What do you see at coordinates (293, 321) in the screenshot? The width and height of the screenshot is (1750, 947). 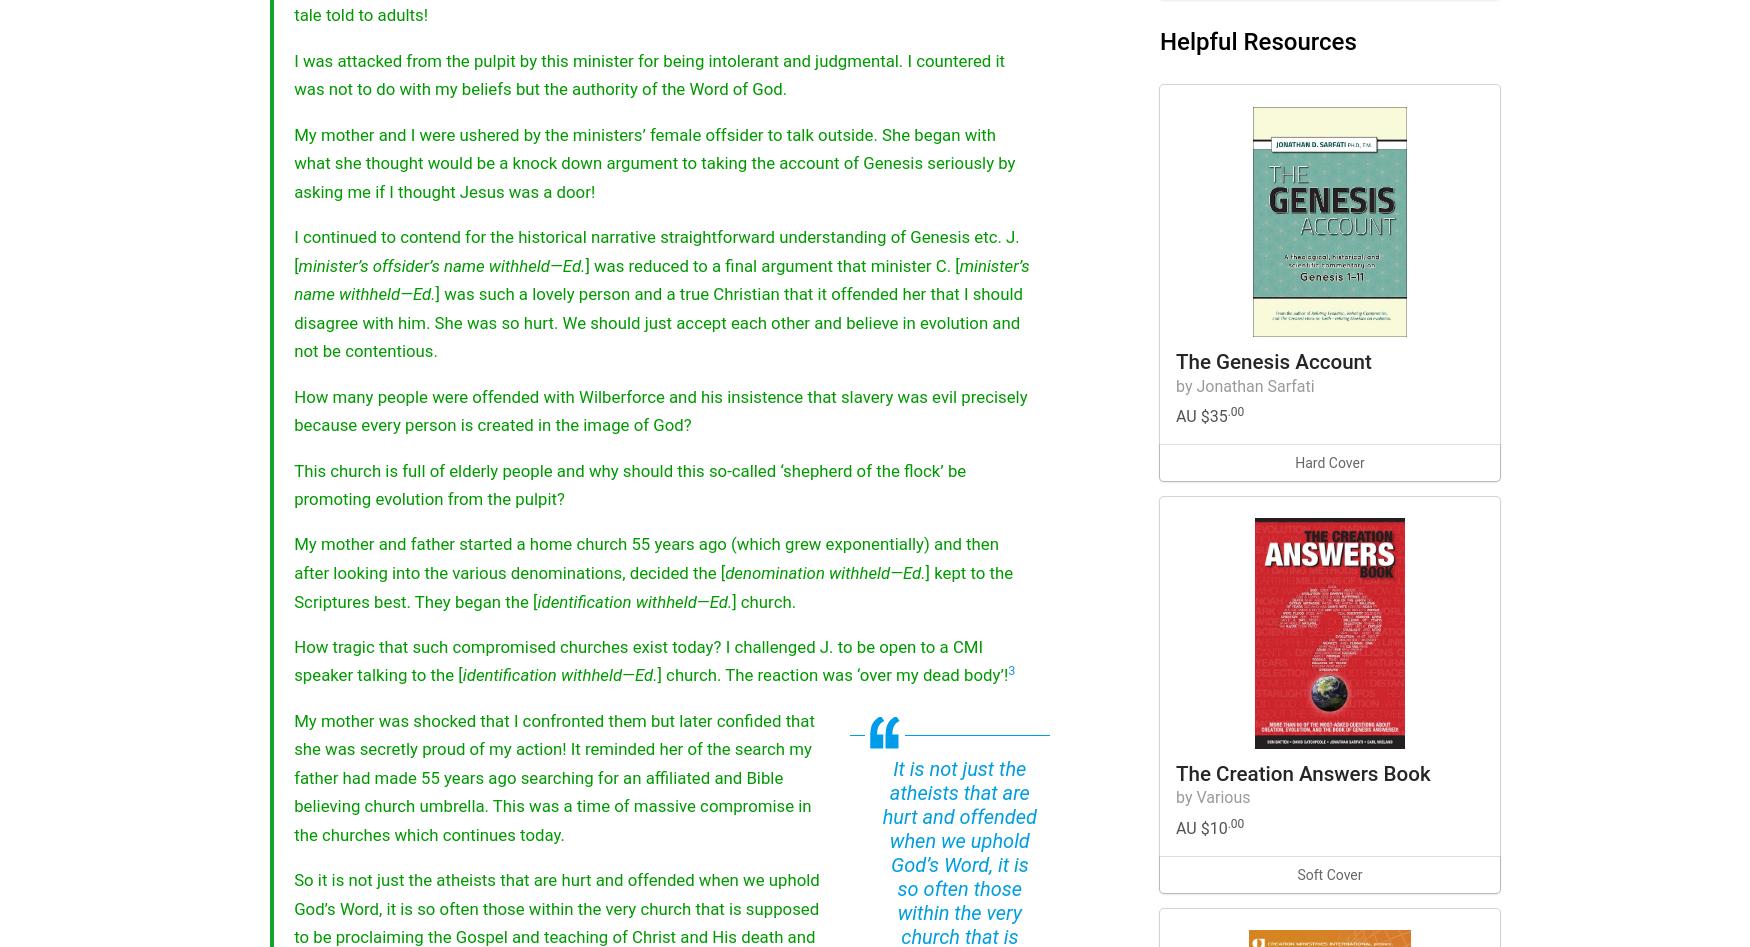 I see `']
was such a lovely person and a true Christian that it offended her that I should
disagree with him. She was so hurt. We should just accept each other and believe
in evolution and not be contentious.'` at bounding box center [293, 321].